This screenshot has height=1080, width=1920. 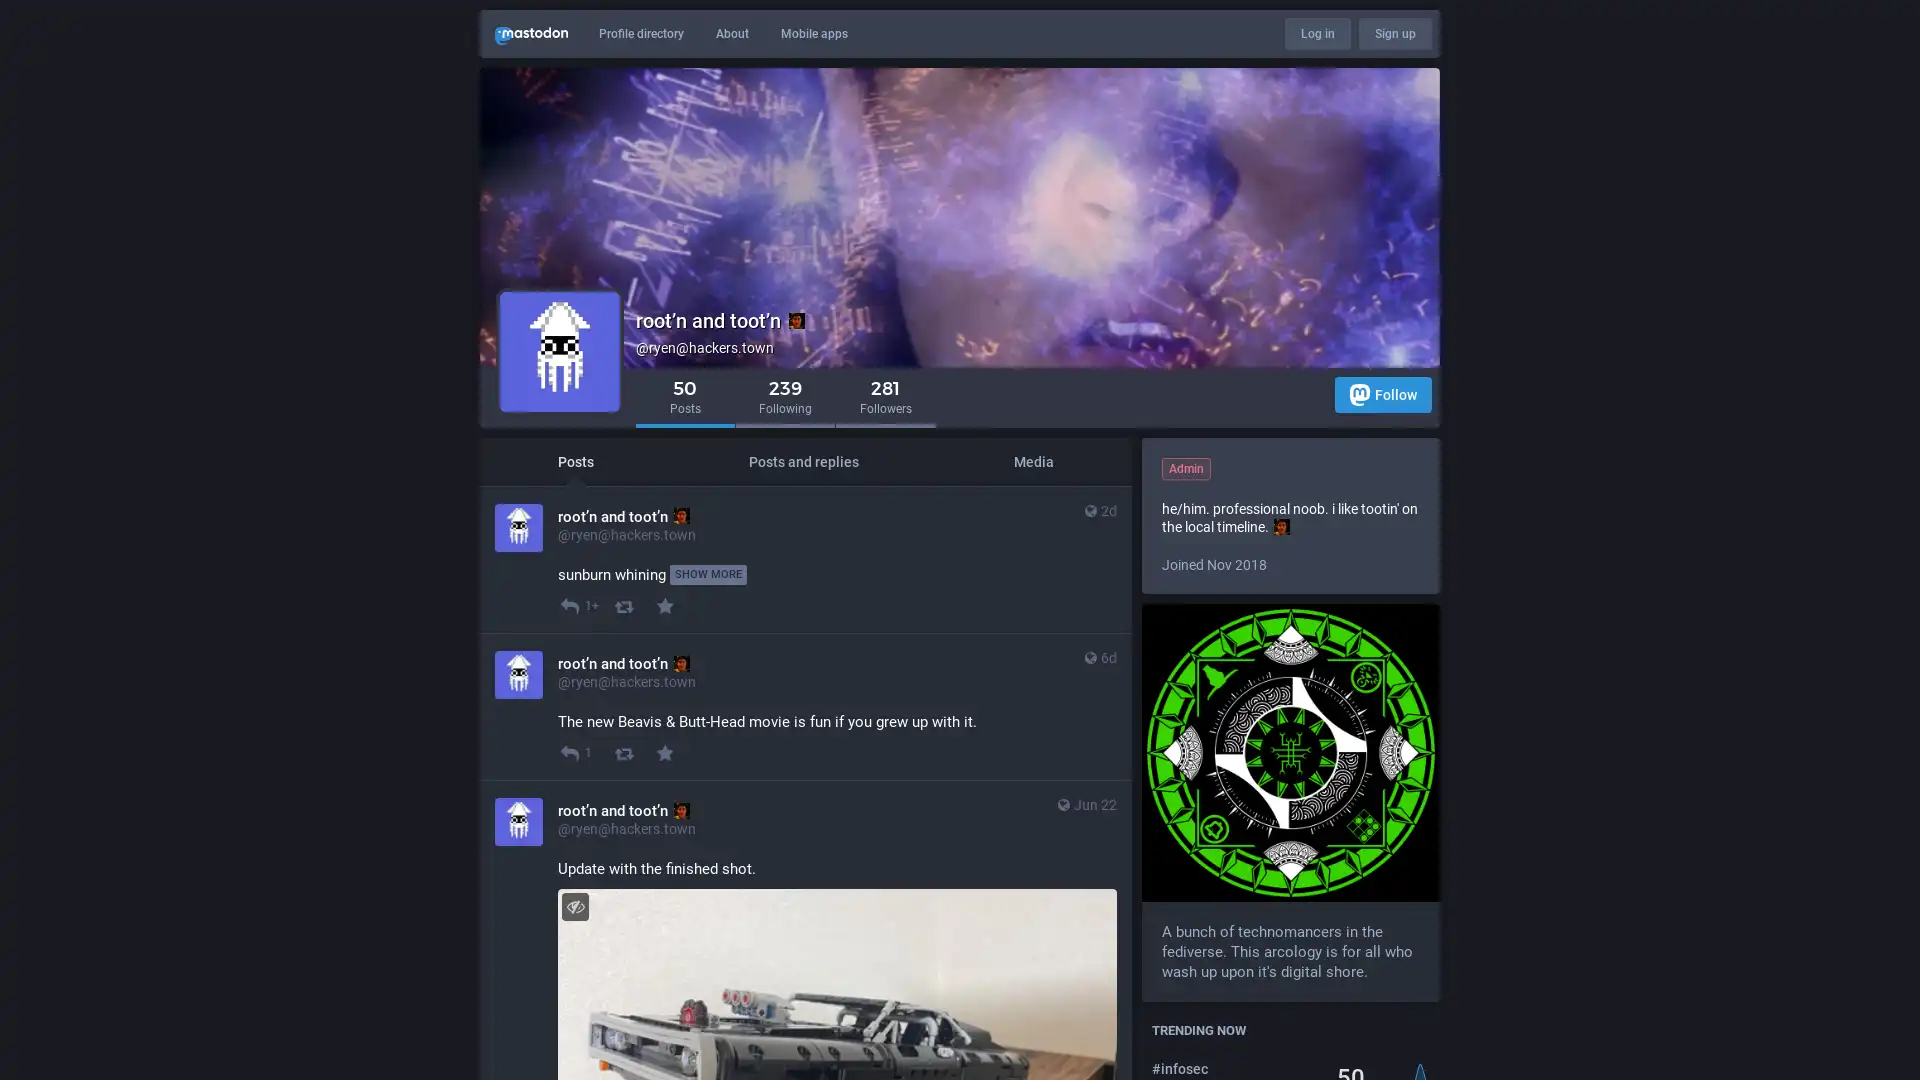 I want to click on SHOW MORE, so click(x=708, y=574).